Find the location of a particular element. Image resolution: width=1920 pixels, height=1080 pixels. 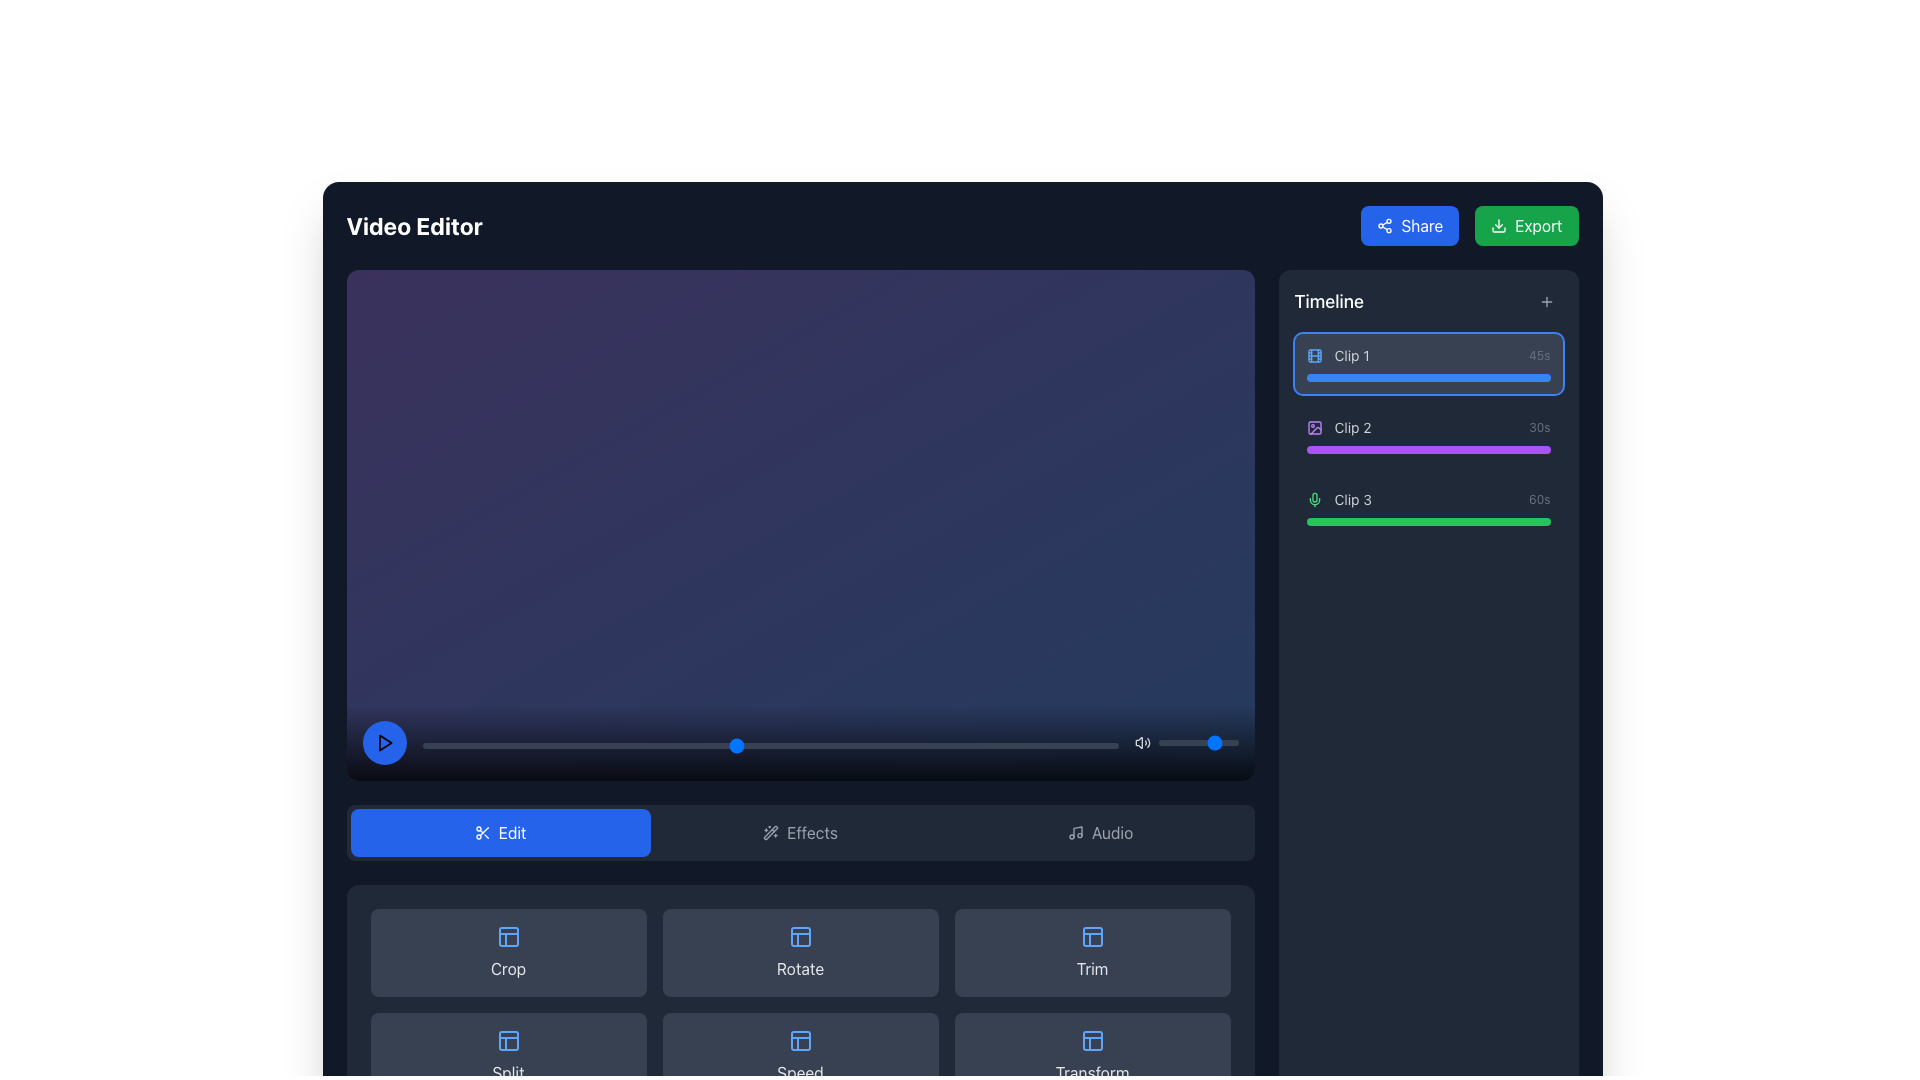

the play button located in the bottom-left corner of the video preview section is located at coordinates (384, 742).